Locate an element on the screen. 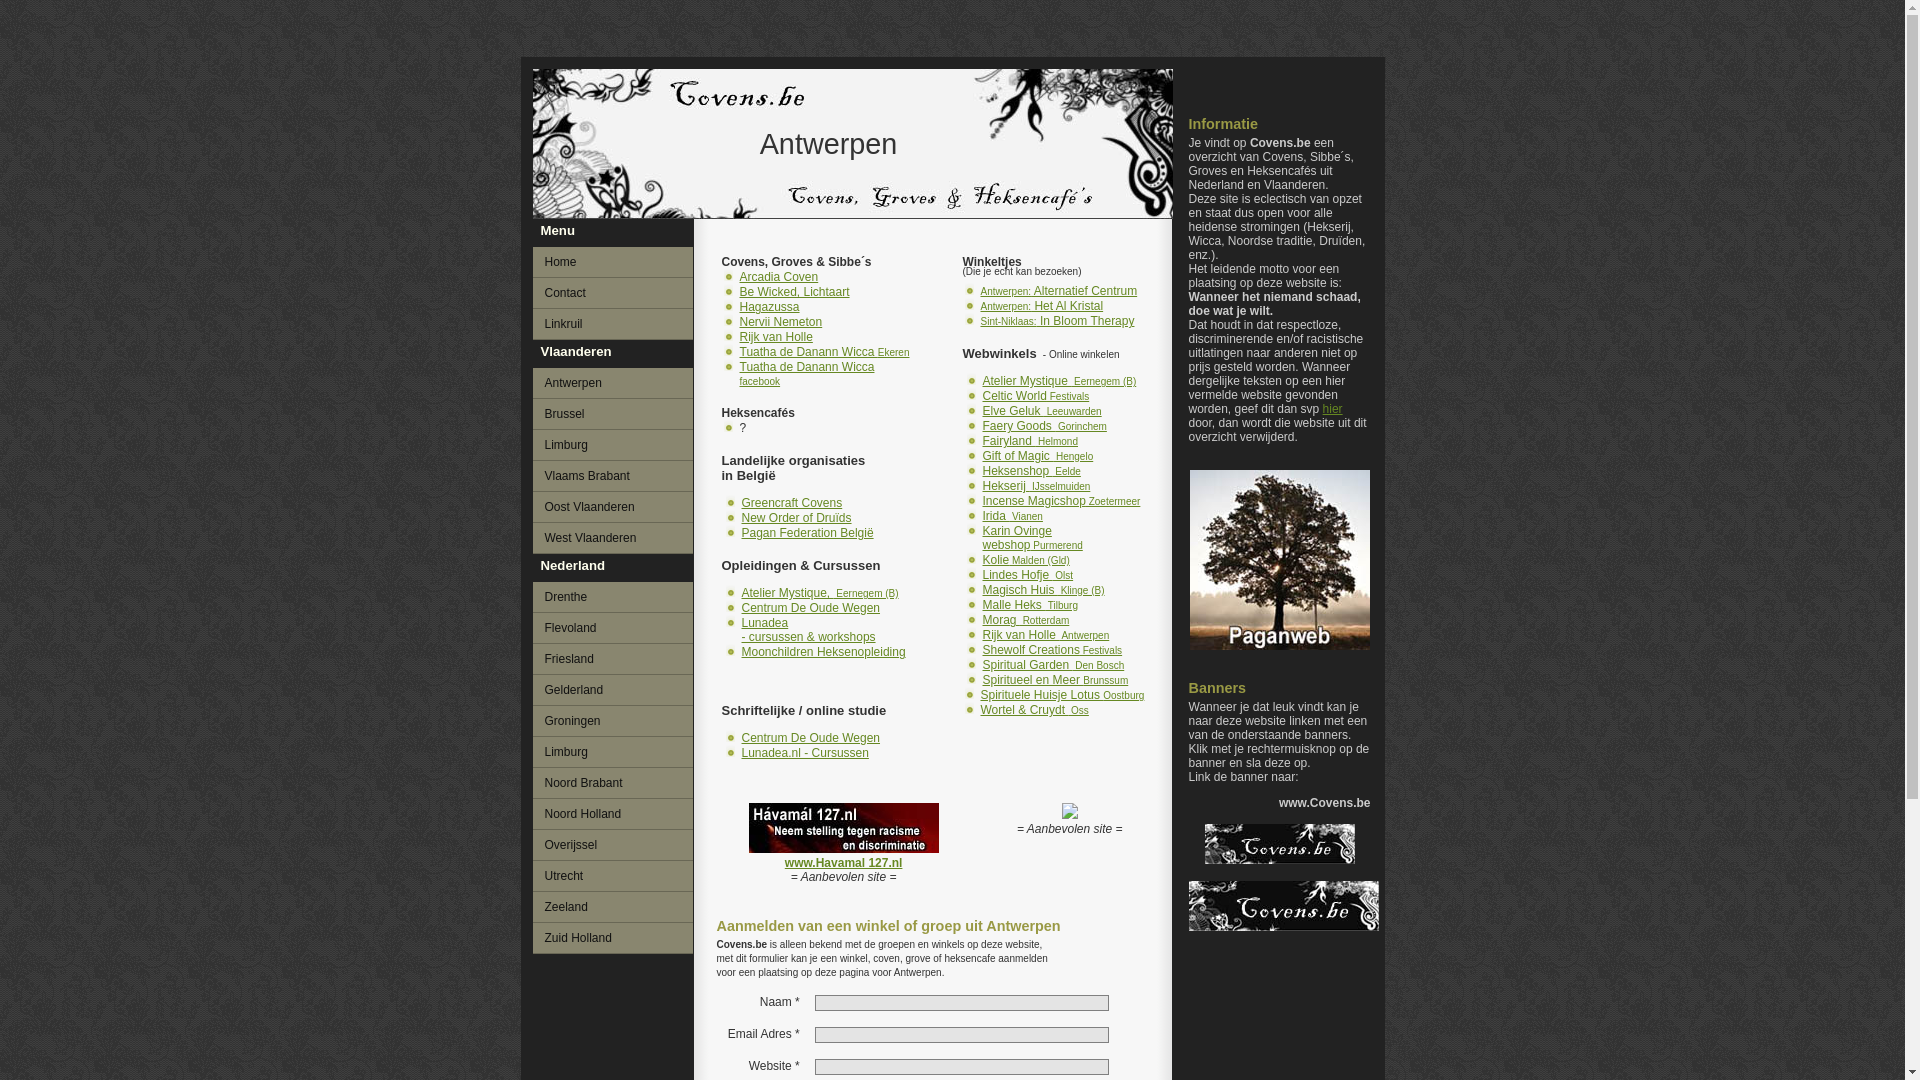 Image resolution: width=1920 pixels, height=1080 pixels. 'Arcadia Coven' is located at coordinates (778, 277).